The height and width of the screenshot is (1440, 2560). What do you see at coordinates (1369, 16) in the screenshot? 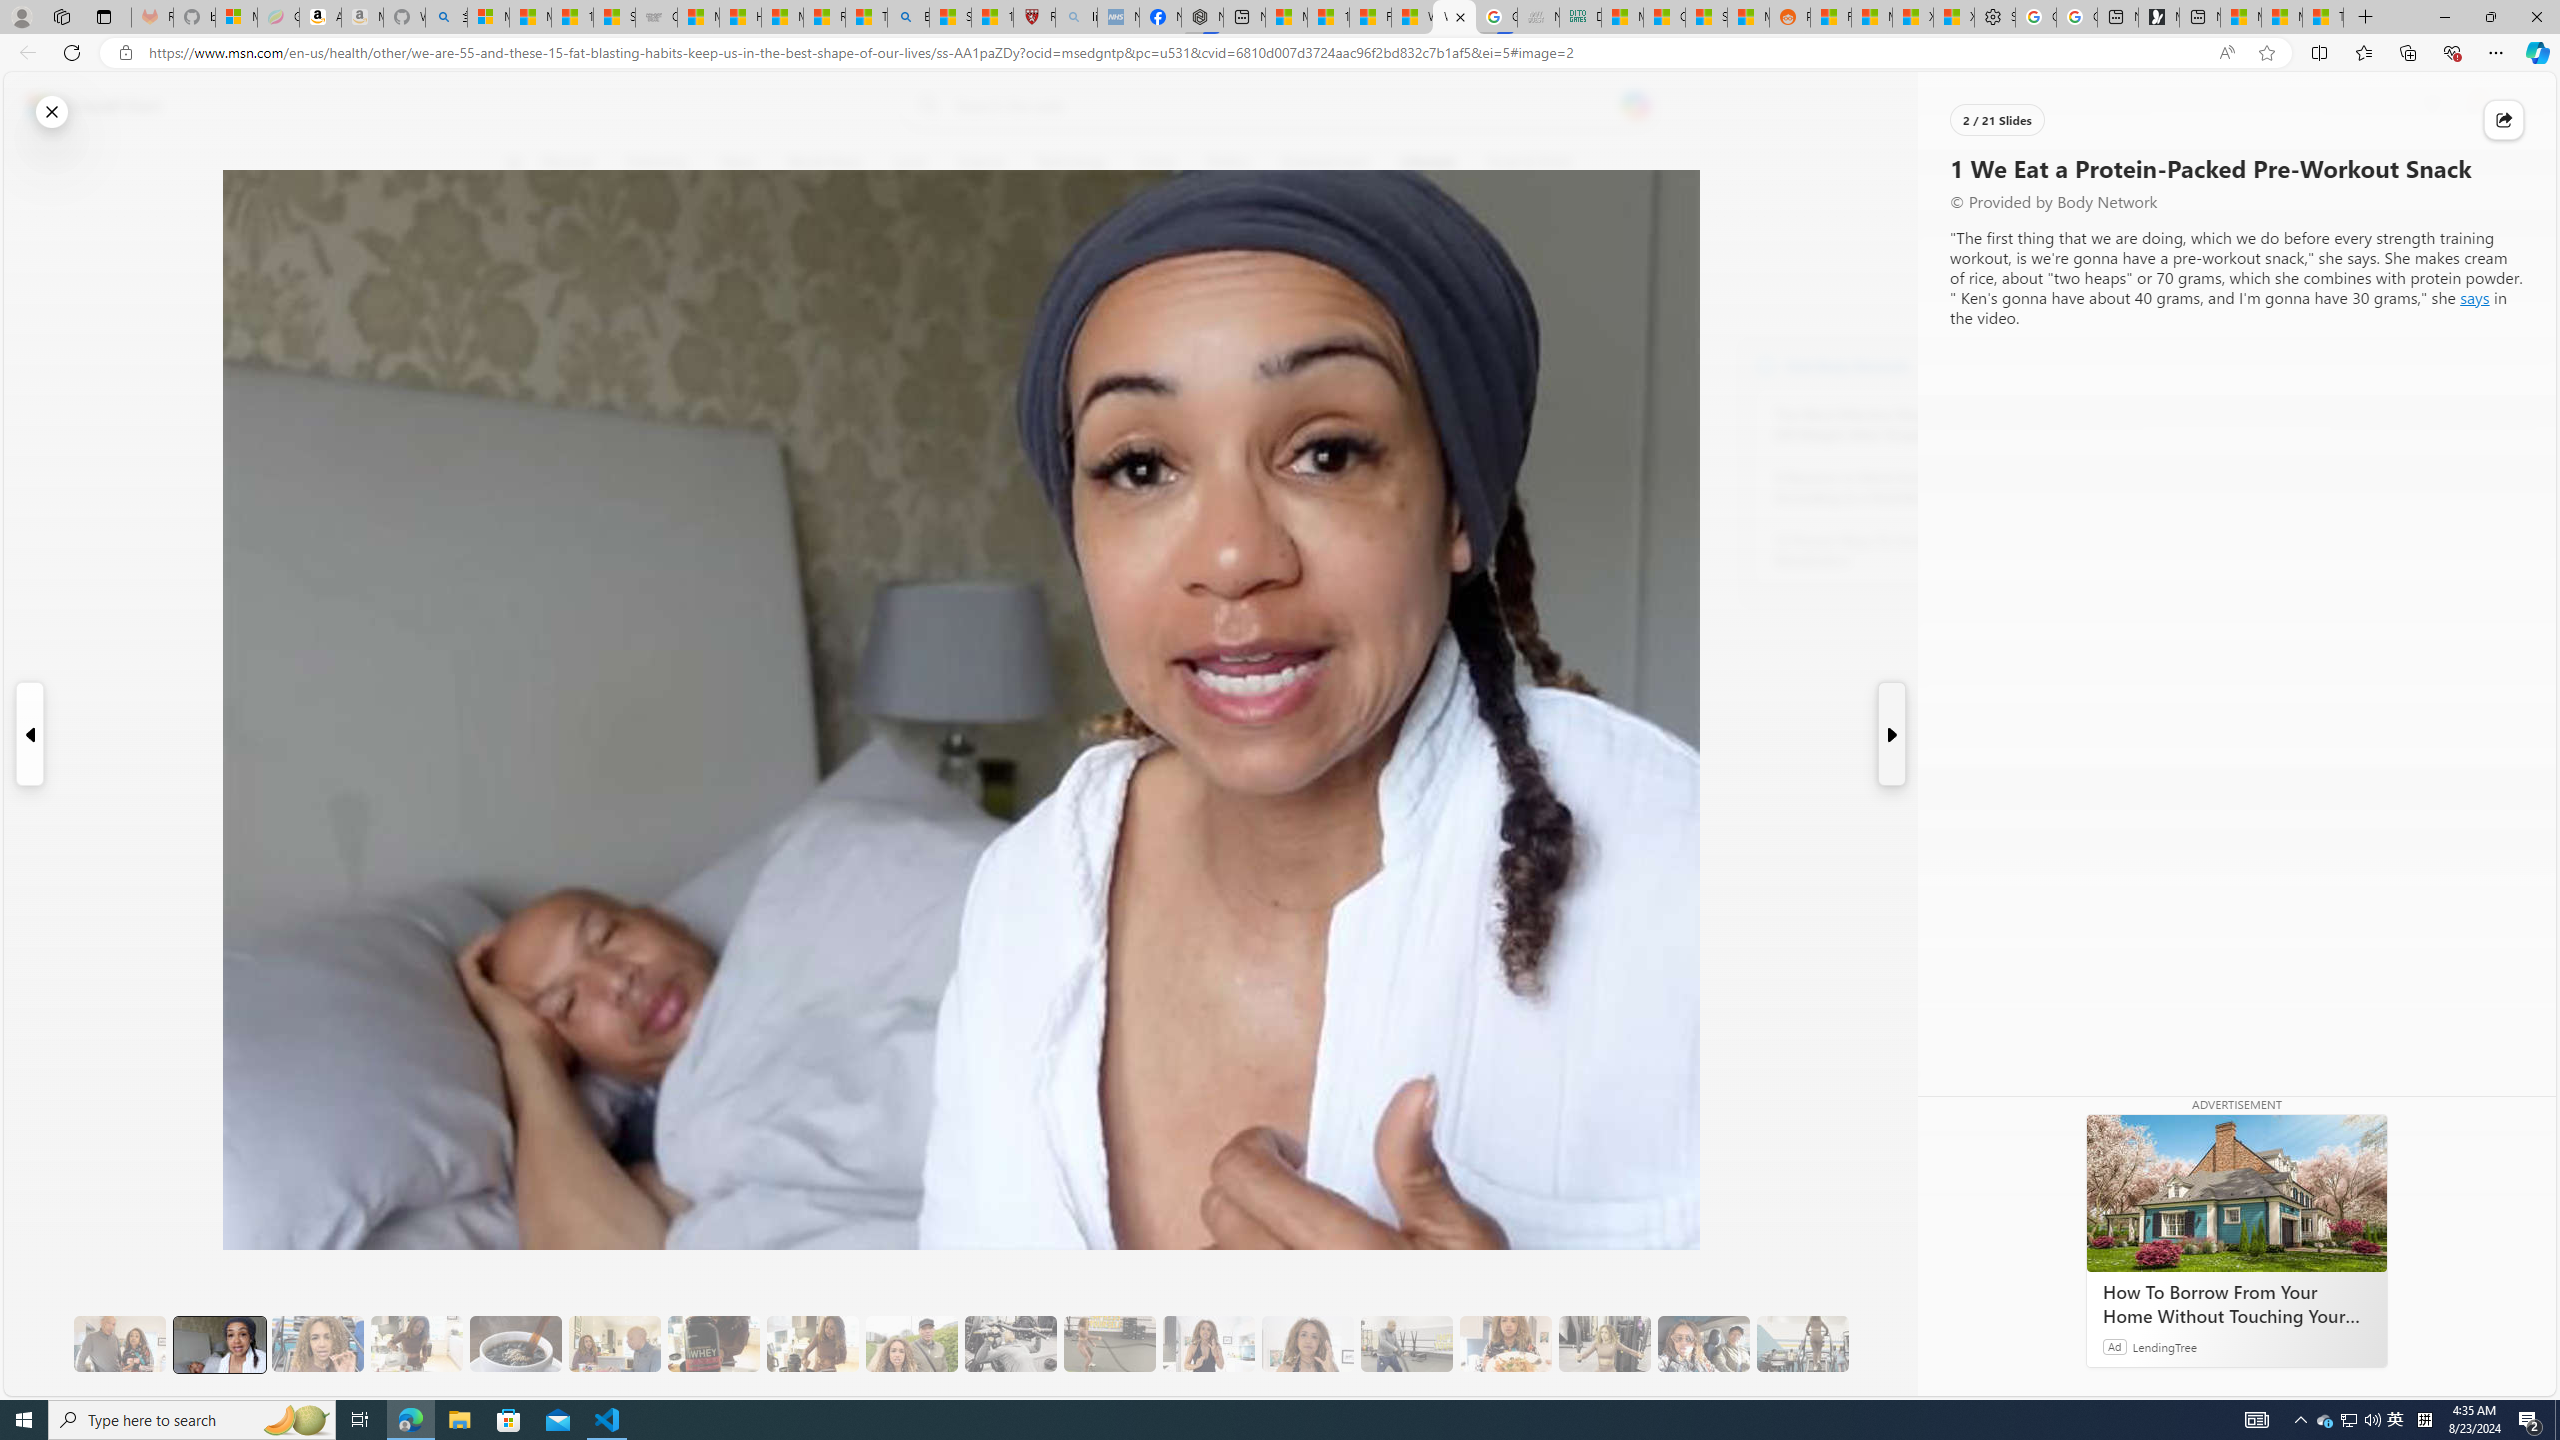
I see `'Fitness - MSN'` at bounding box center [1369, 16].